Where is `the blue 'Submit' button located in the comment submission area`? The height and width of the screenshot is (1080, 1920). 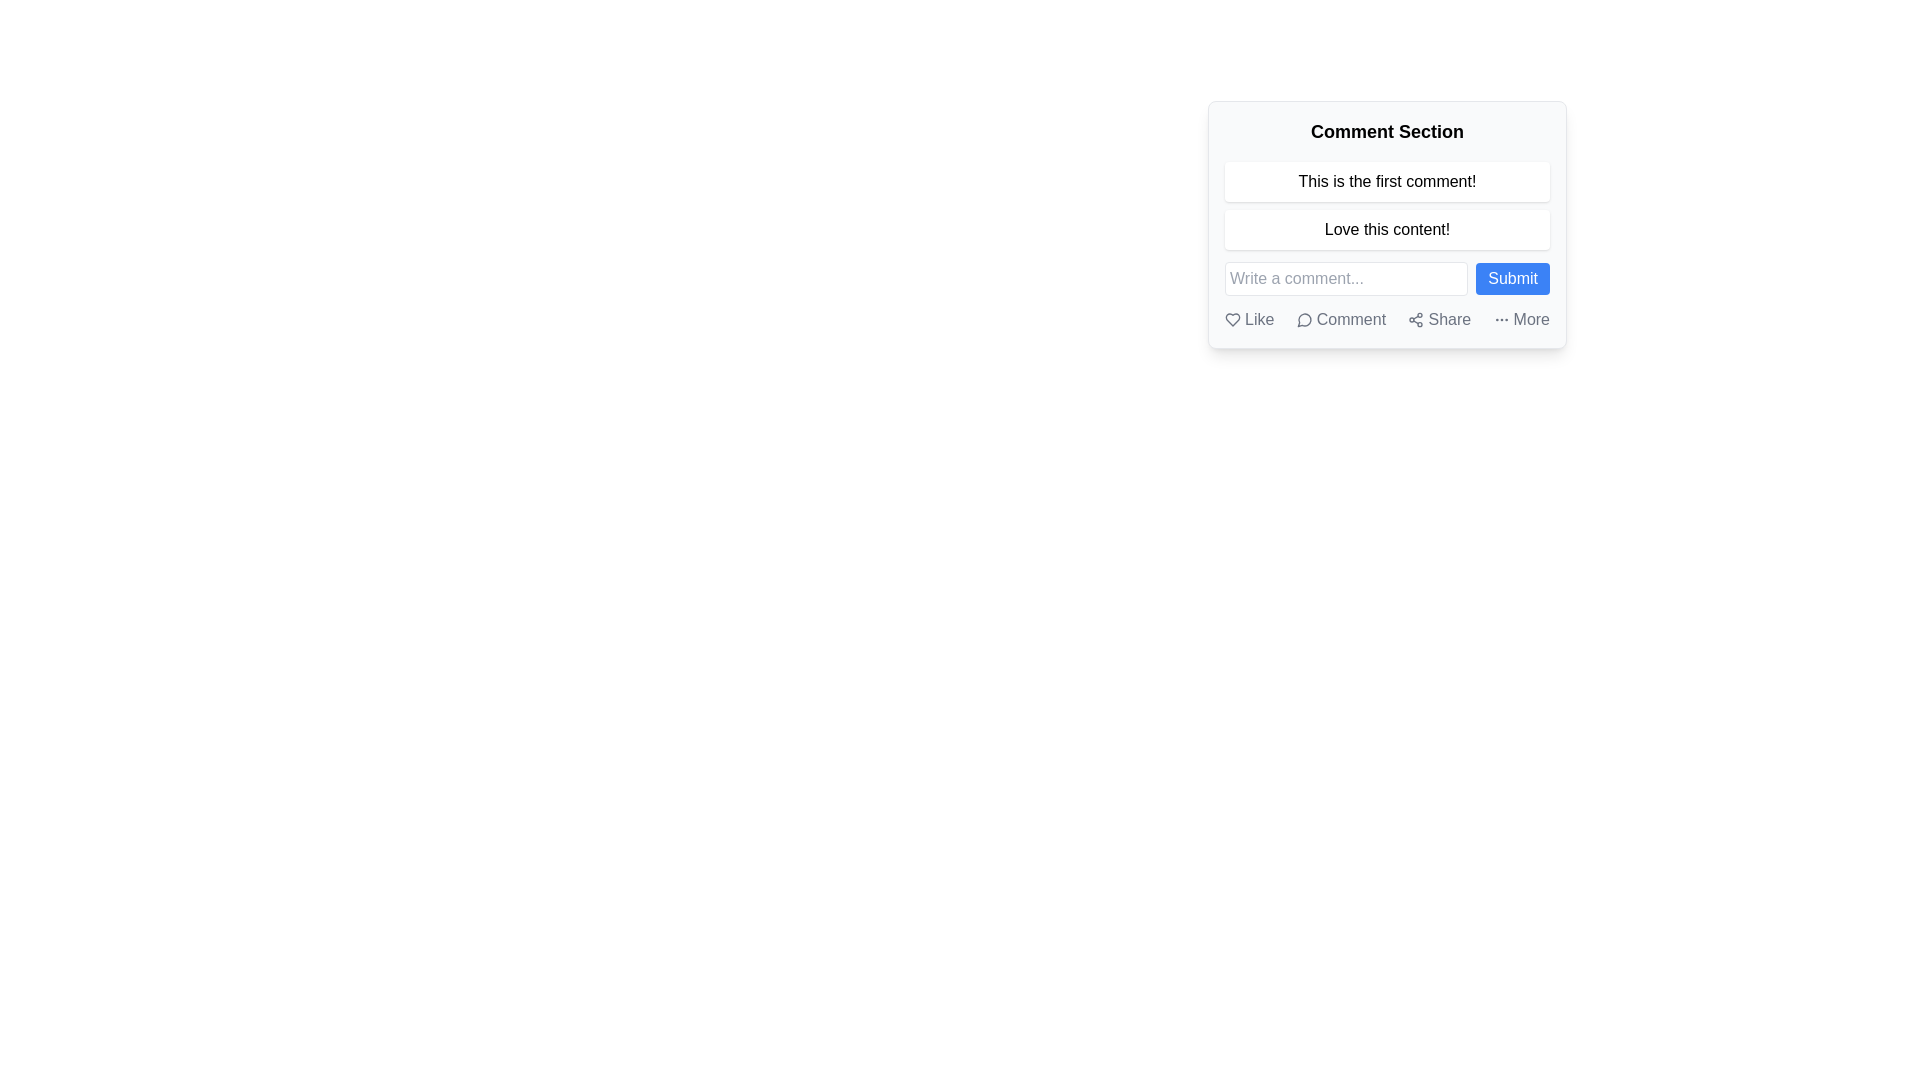
the blue 'Submit' button located in the comment submission area is located at coordinates (1513, 278).